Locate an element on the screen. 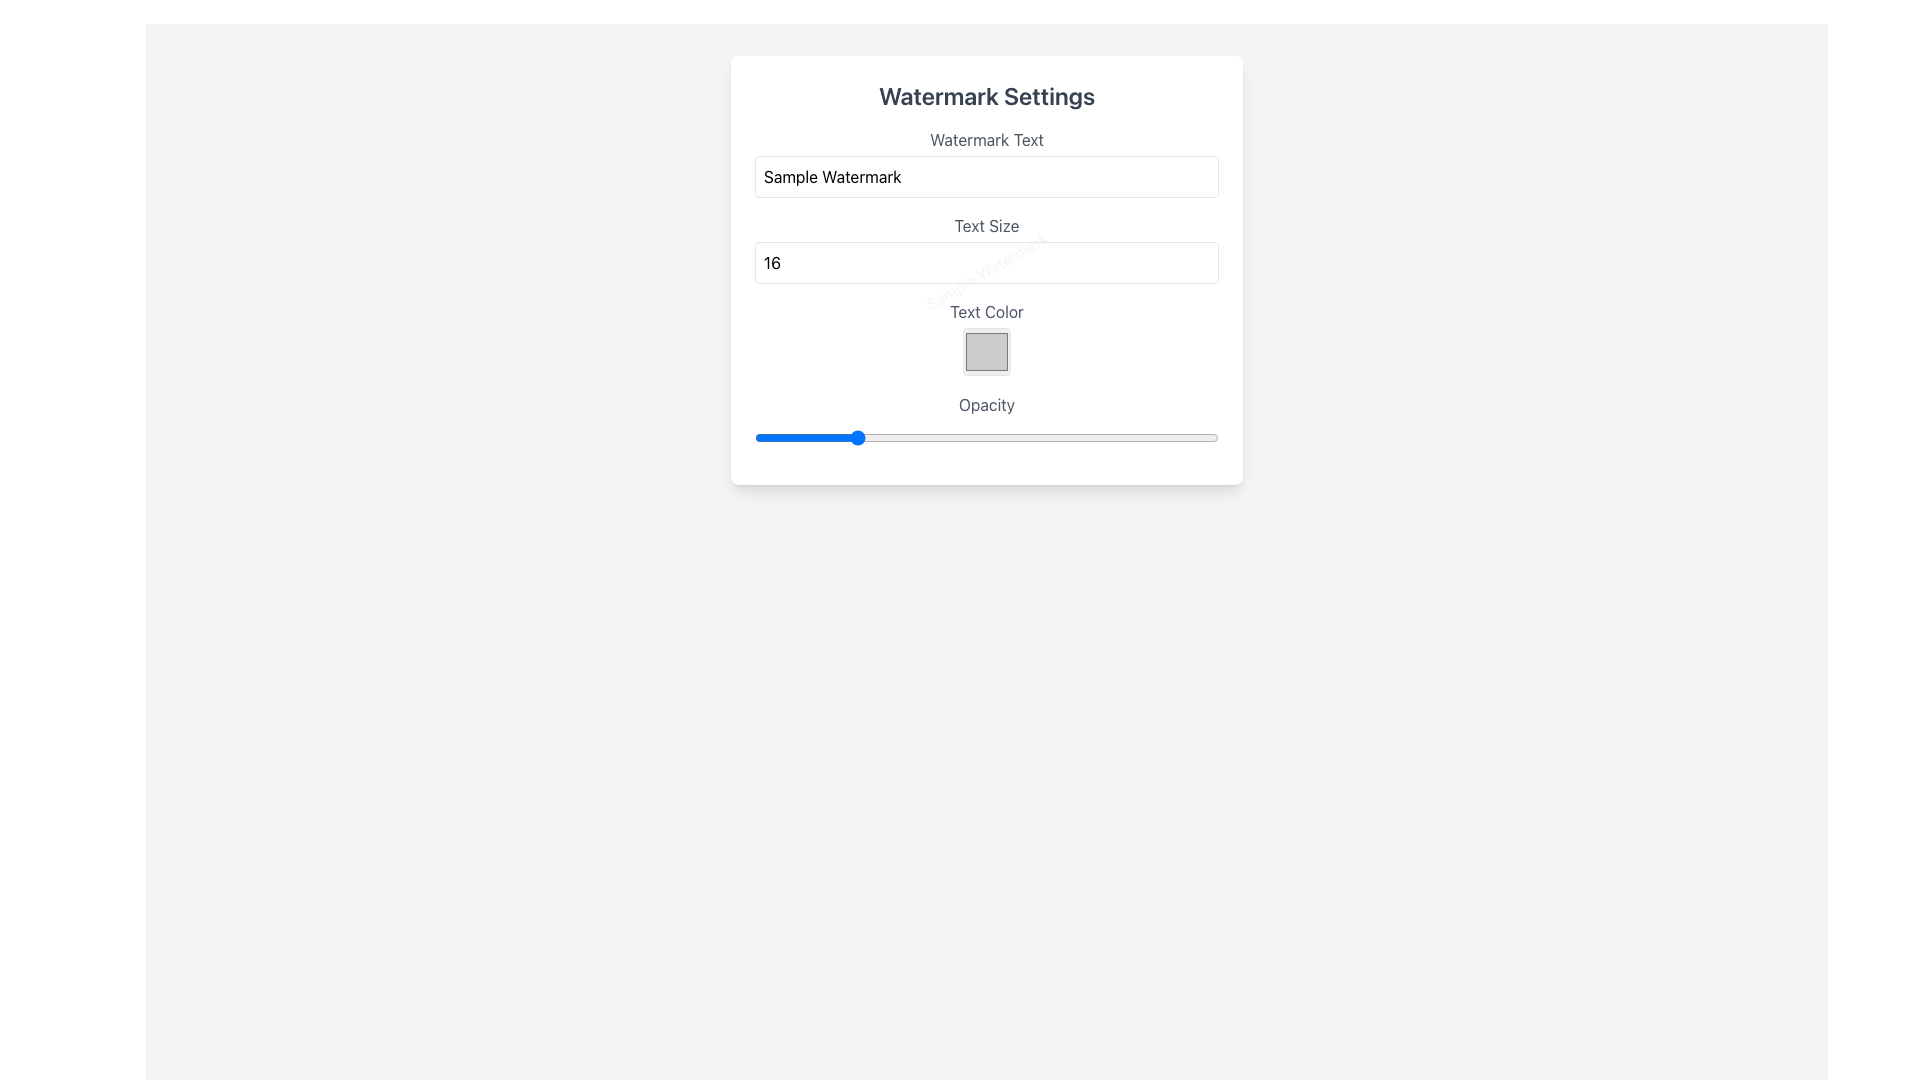 The width and height of the screenshot is (1920, 1080). the static text label that indicates the size of the text in the 'Watermark Settings' interface, positioned above the '16' numerical input box is located at coordinates (987, 225).